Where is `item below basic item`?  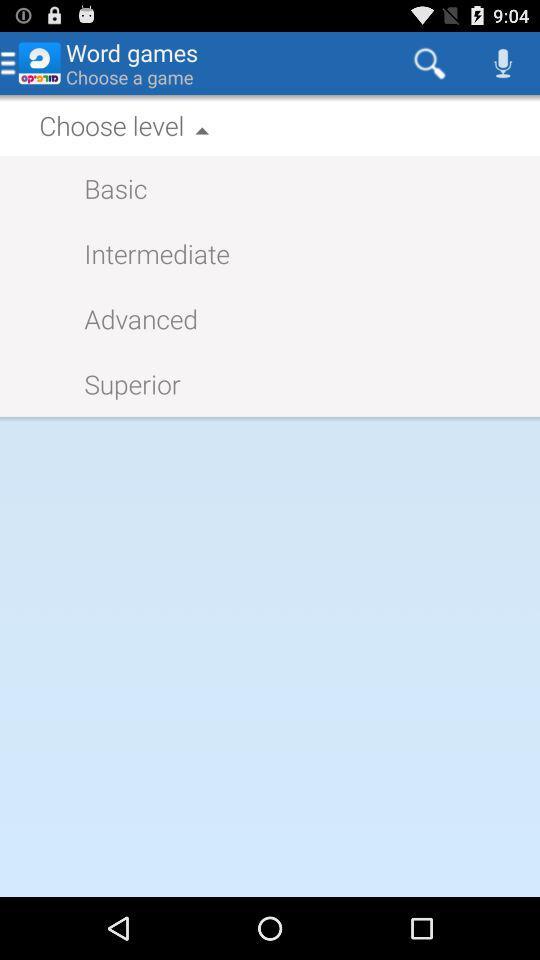 item below basic item is located at coordinates (146, 252).